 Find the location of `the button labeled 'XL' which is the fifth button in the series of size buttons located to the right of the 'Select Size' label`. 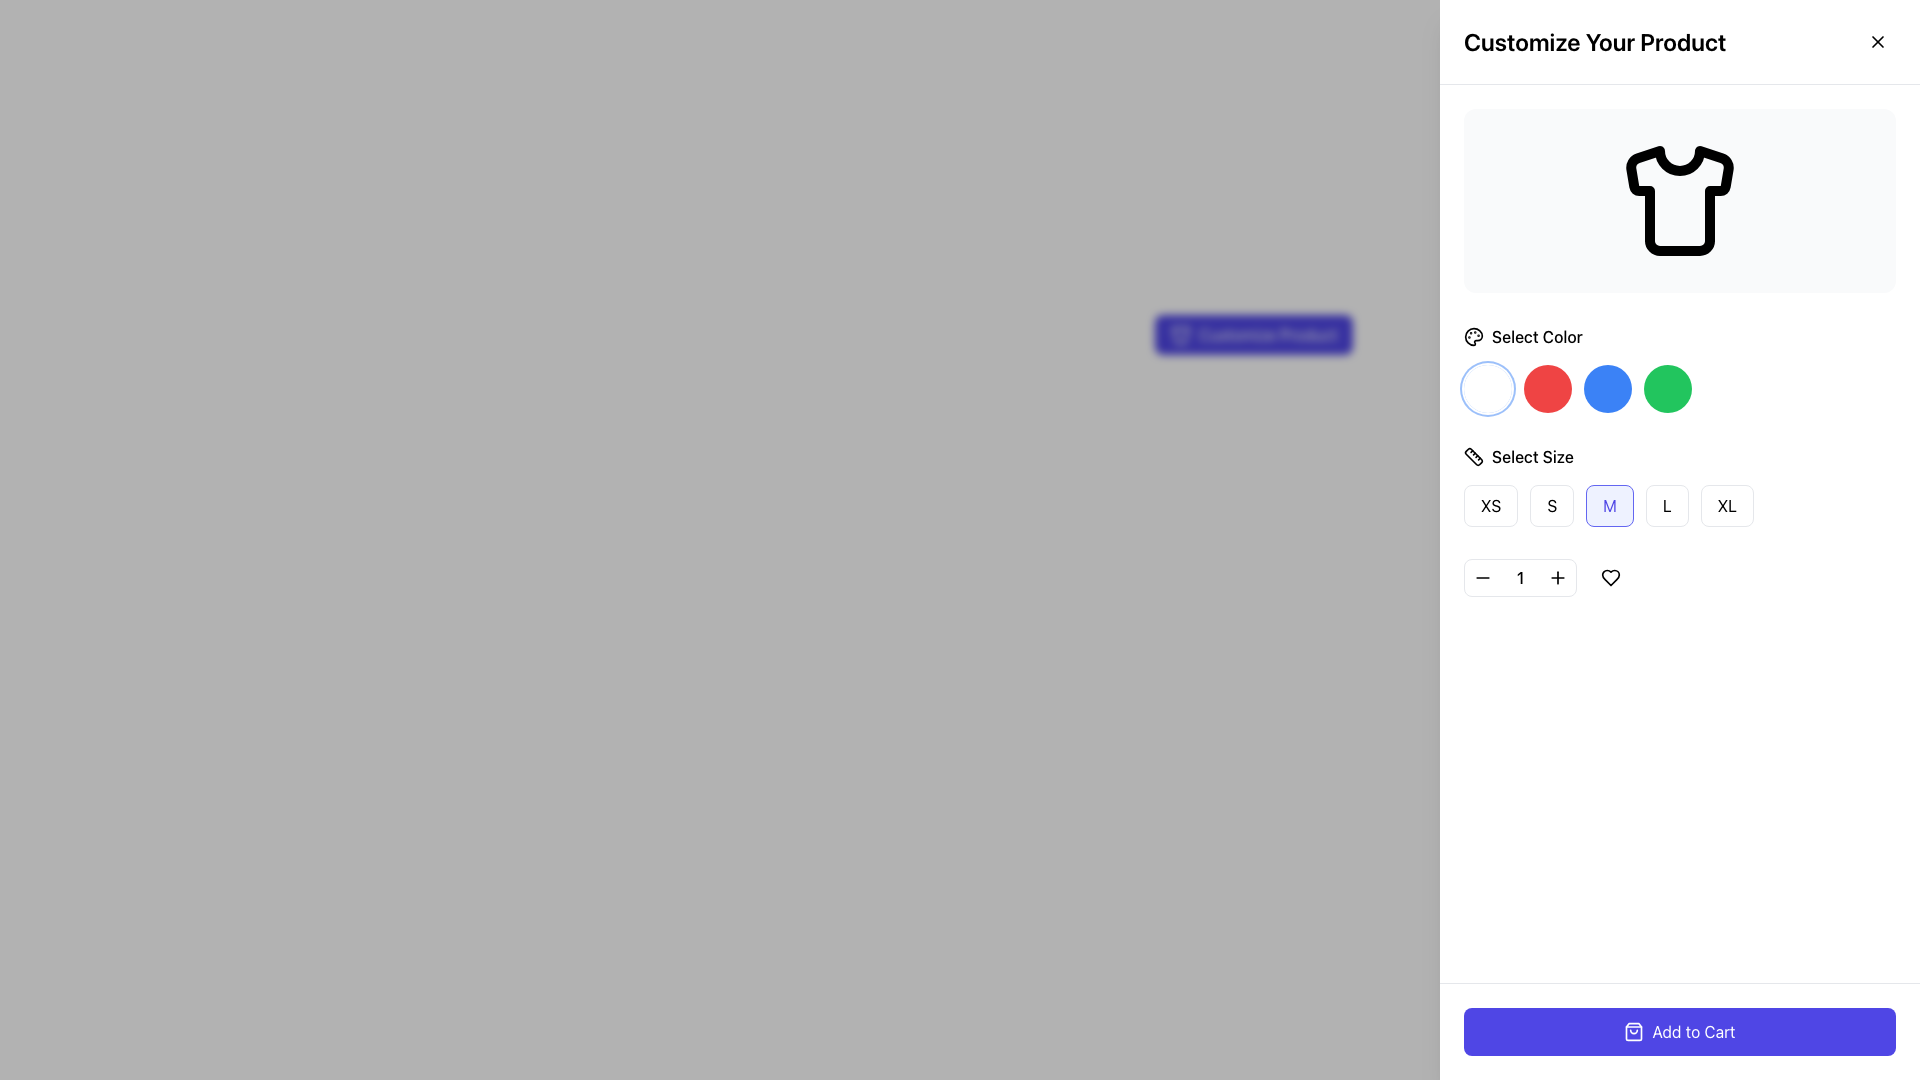

the button labeled 'XL' which is the fifth button in the series of size buttons located to the right of the 'Select Size' label is located at coordinates (1726, 504).